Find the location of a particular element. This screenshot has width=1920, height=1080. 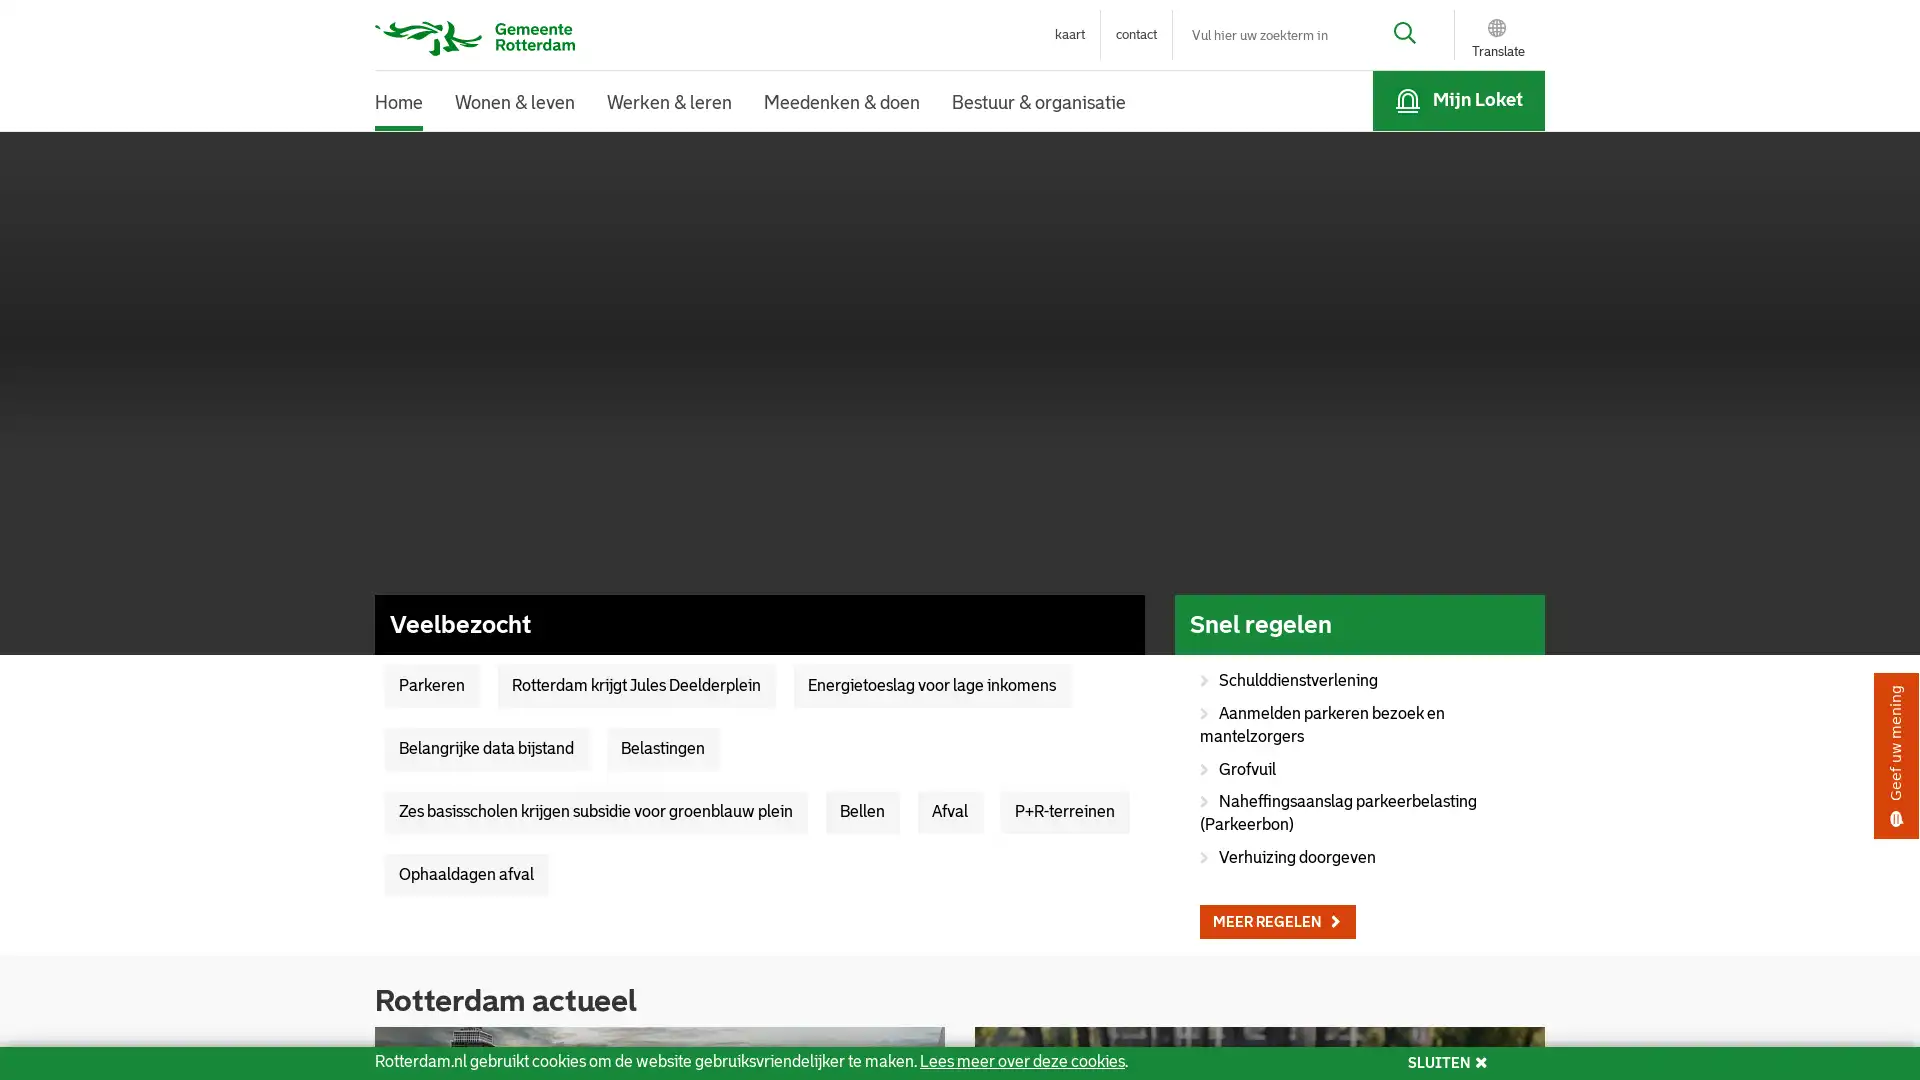

Geef uw mening is located at coordinates (1895, 756).